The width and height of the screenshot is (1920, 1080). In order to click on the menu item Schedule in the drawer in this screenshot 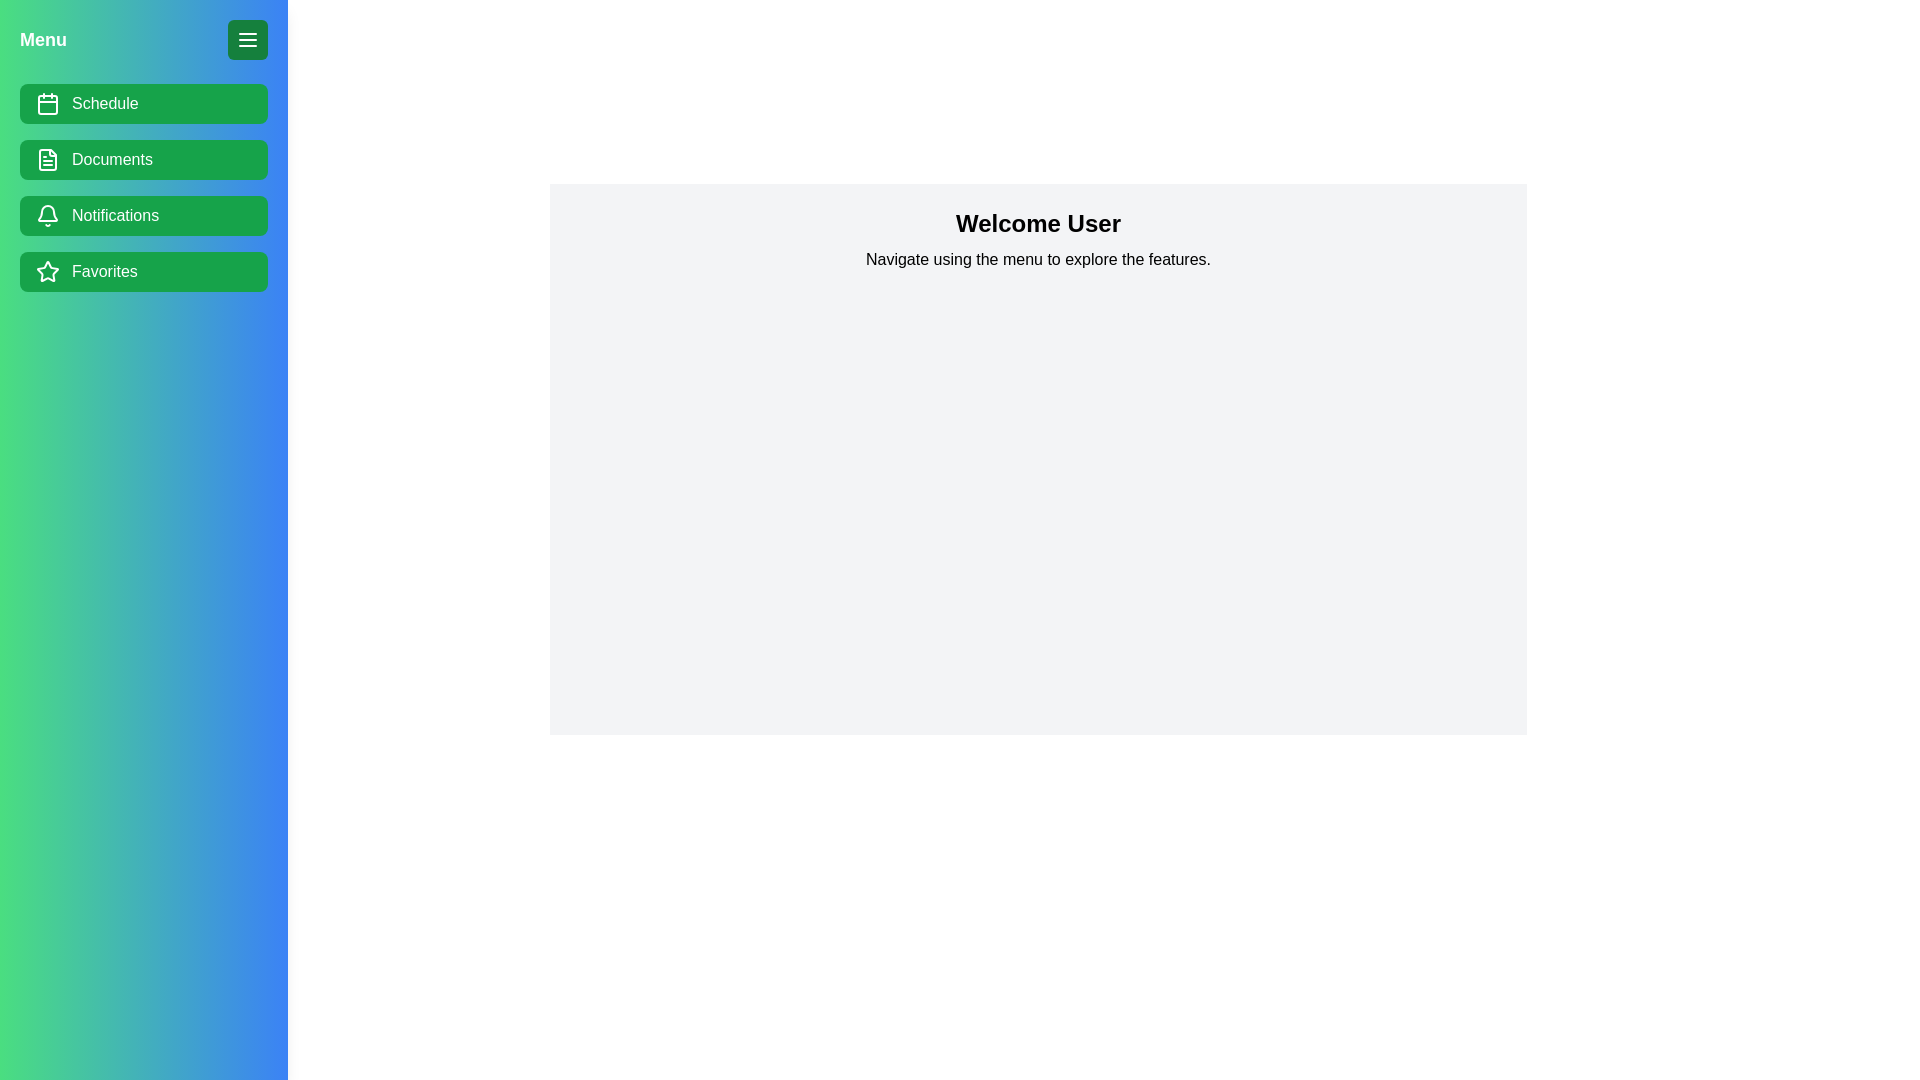, I will do `click(143, 104)`.